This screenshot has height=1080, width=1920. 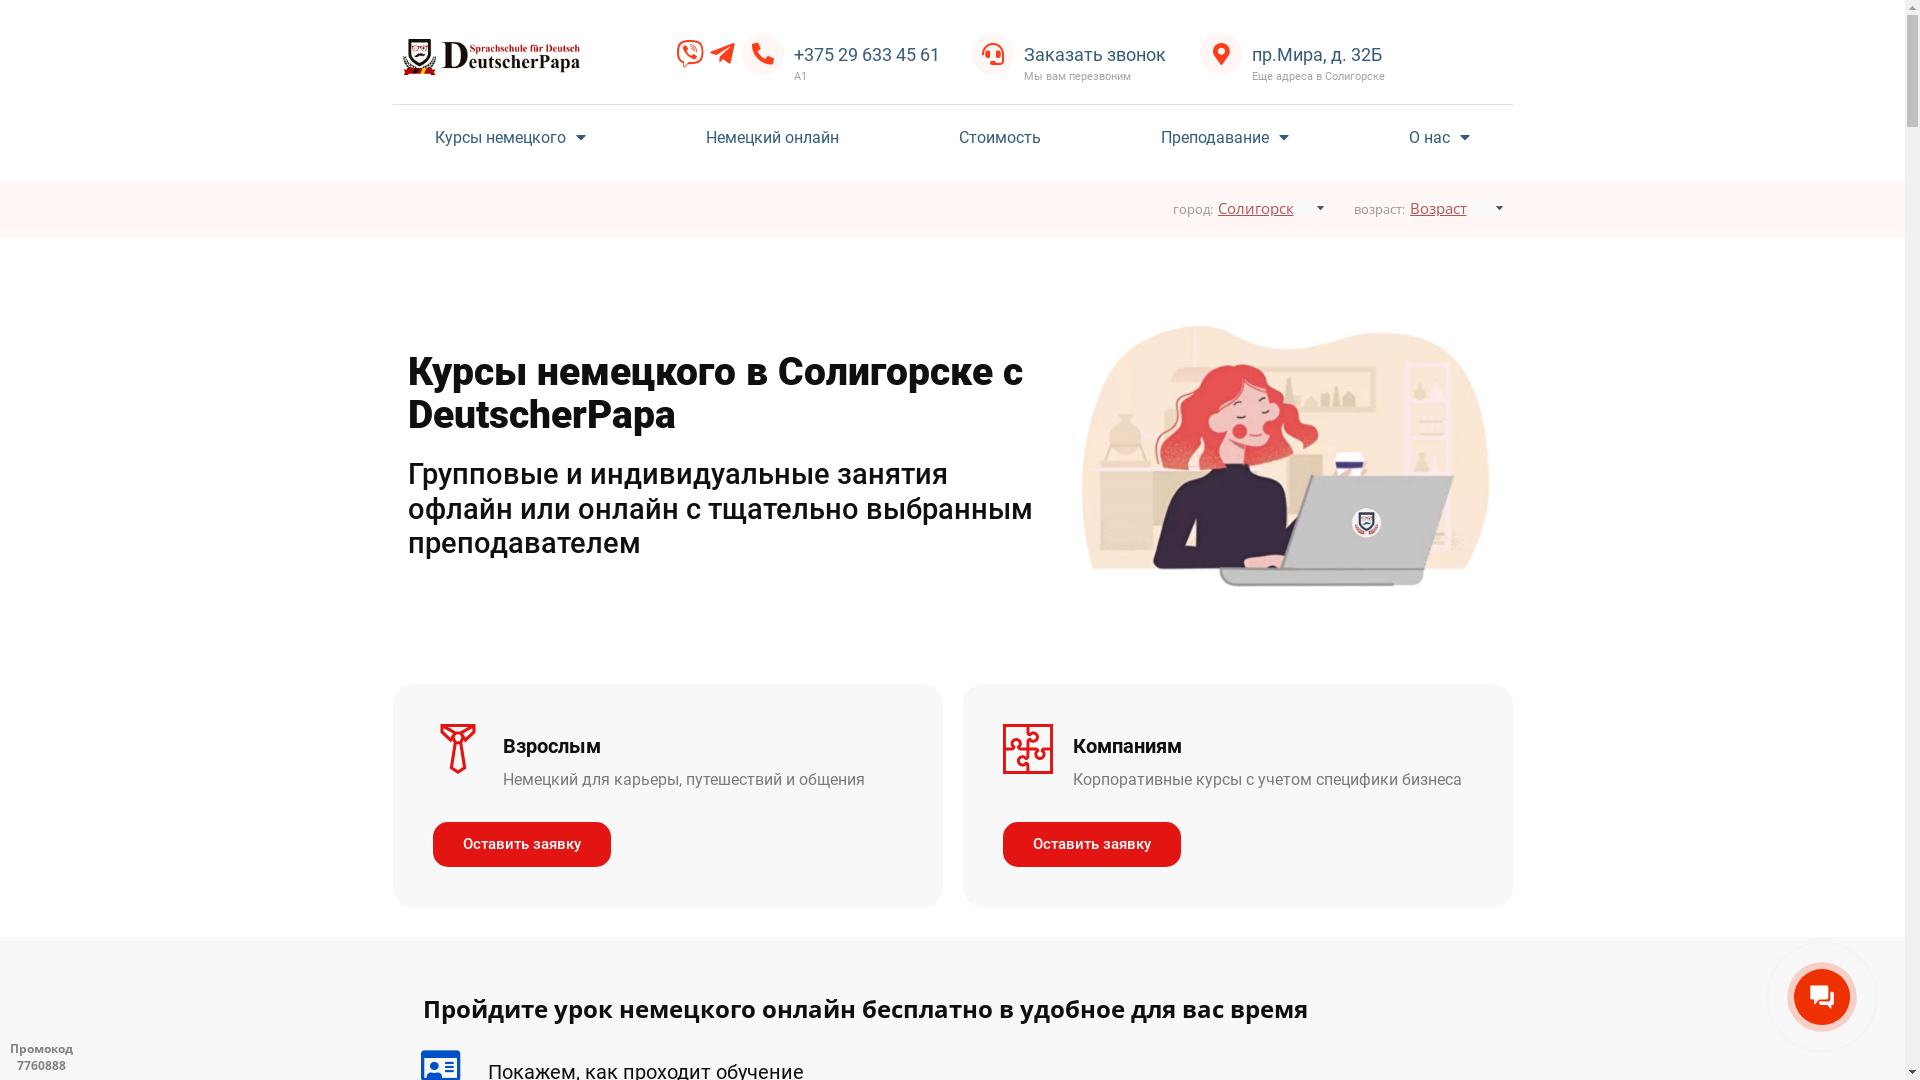 I want to click on '+375 29 633 45 61', so click(x=792, y=53).